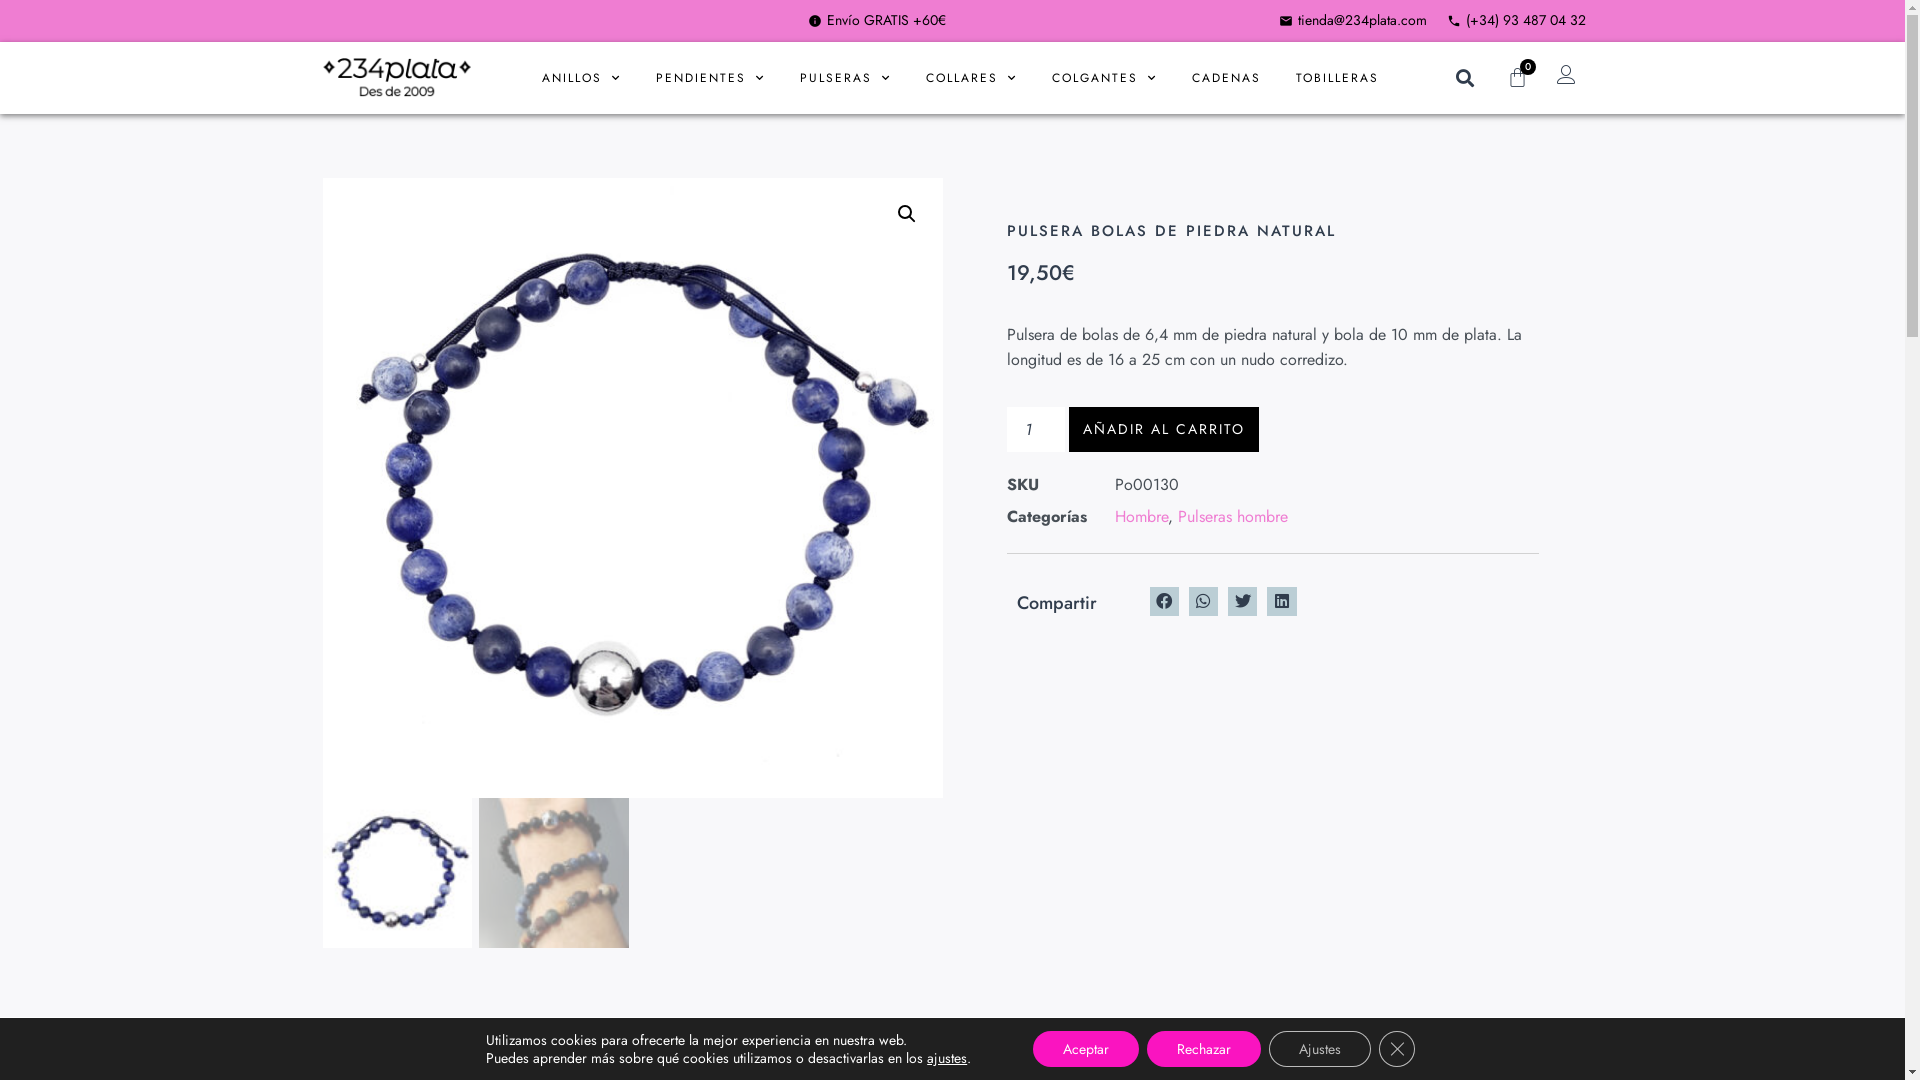  What do you see at coordinates (1203, 1048) in the screenshot?
I see `'Rechazar'` at bounding box center [1203, 1048].